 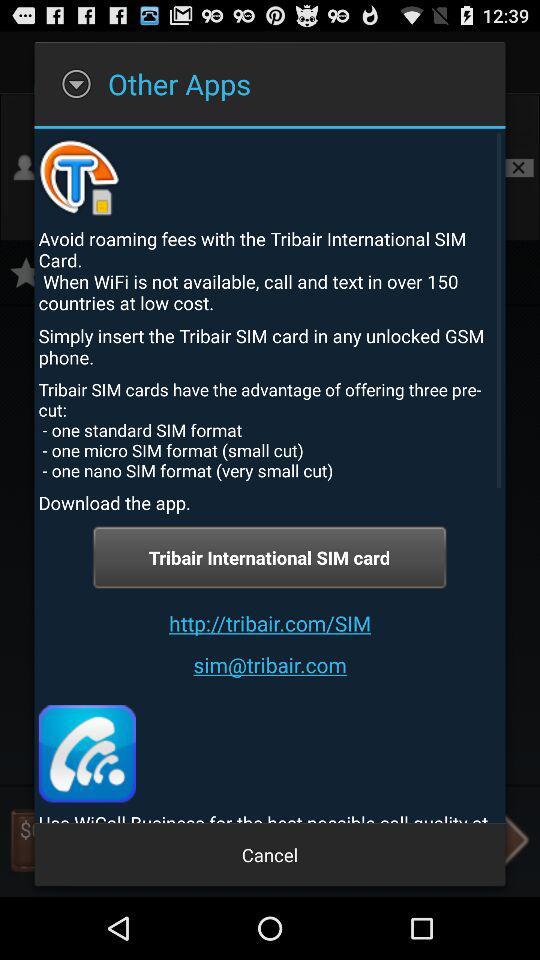 I want to click on icon below the sim@tribair.com, so click(x=86, y=752).